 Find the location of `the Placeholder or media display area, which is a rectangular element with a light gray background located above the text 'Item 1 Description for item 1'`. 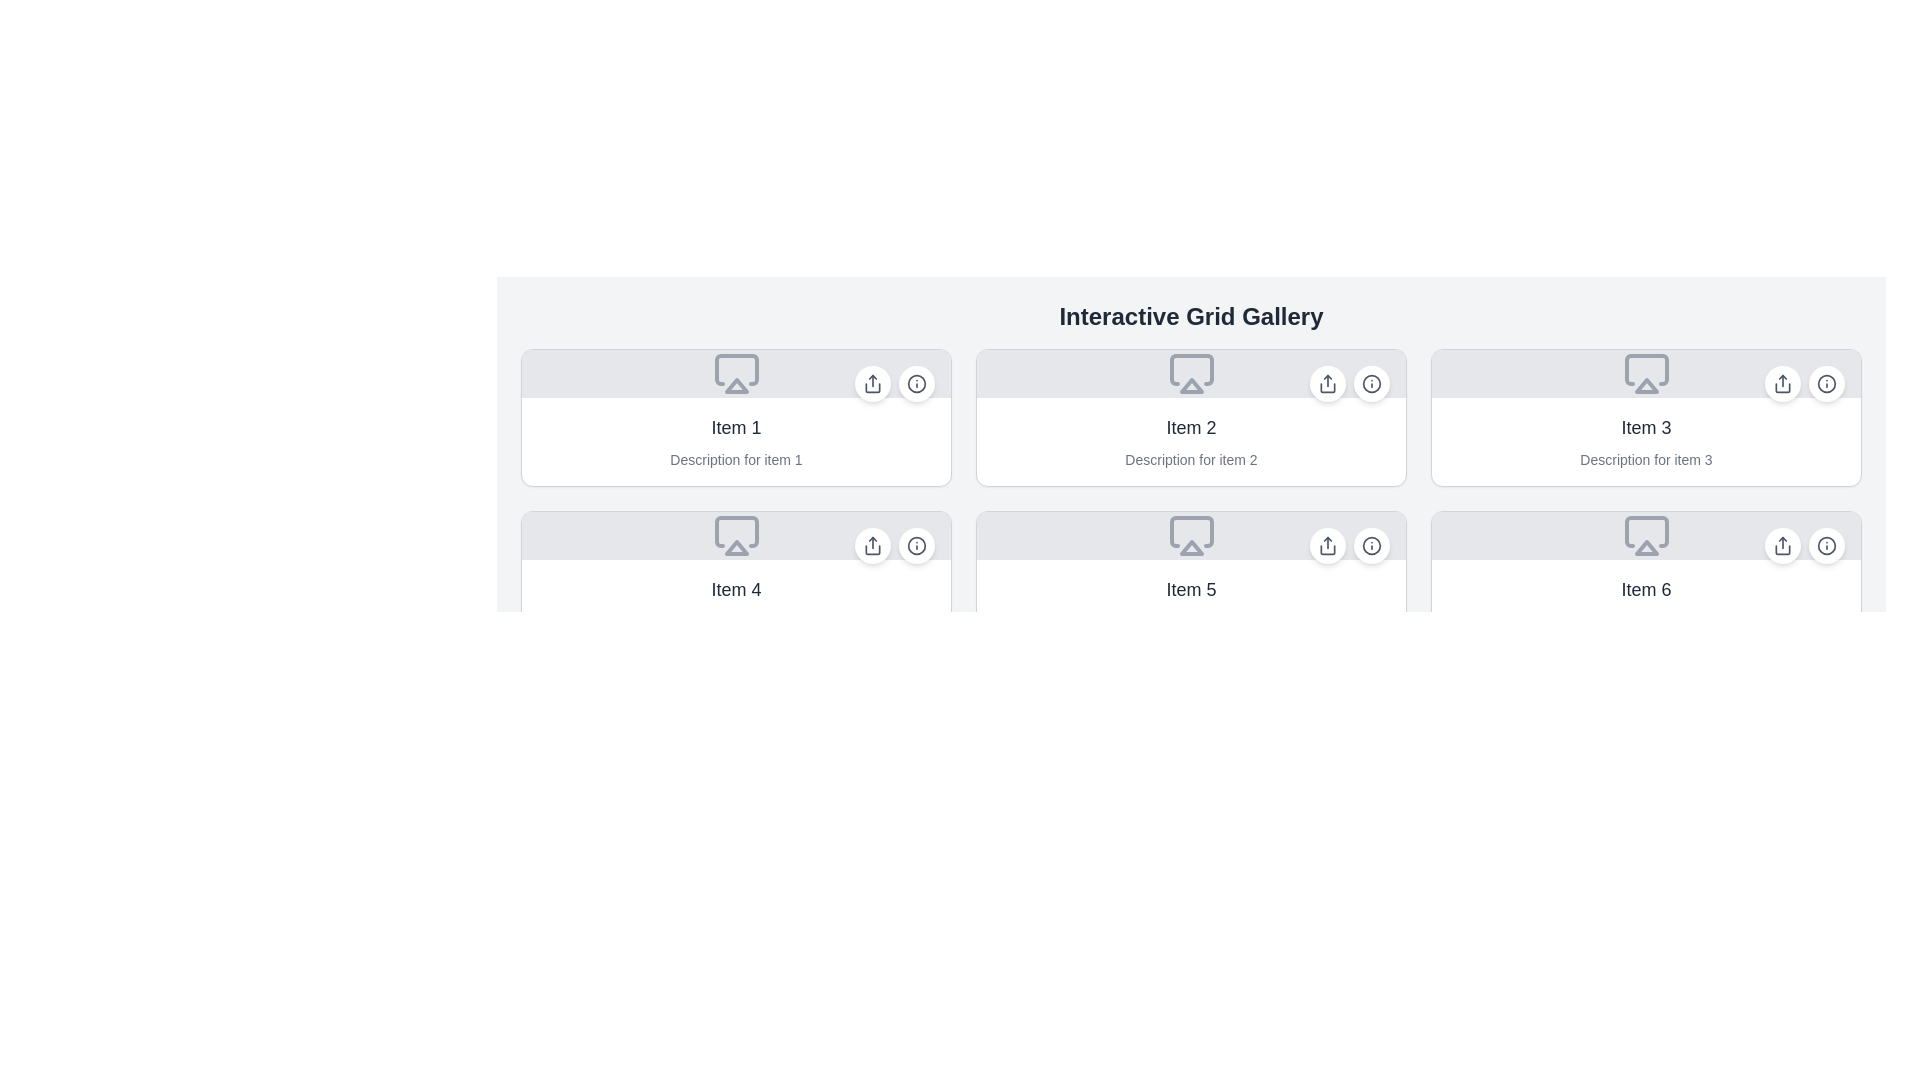

the Placeholder or media display area, which is a rectangular element with a light gray background located above the text 'Item 1 Description for item 1' is located at coordinates (735, 374).